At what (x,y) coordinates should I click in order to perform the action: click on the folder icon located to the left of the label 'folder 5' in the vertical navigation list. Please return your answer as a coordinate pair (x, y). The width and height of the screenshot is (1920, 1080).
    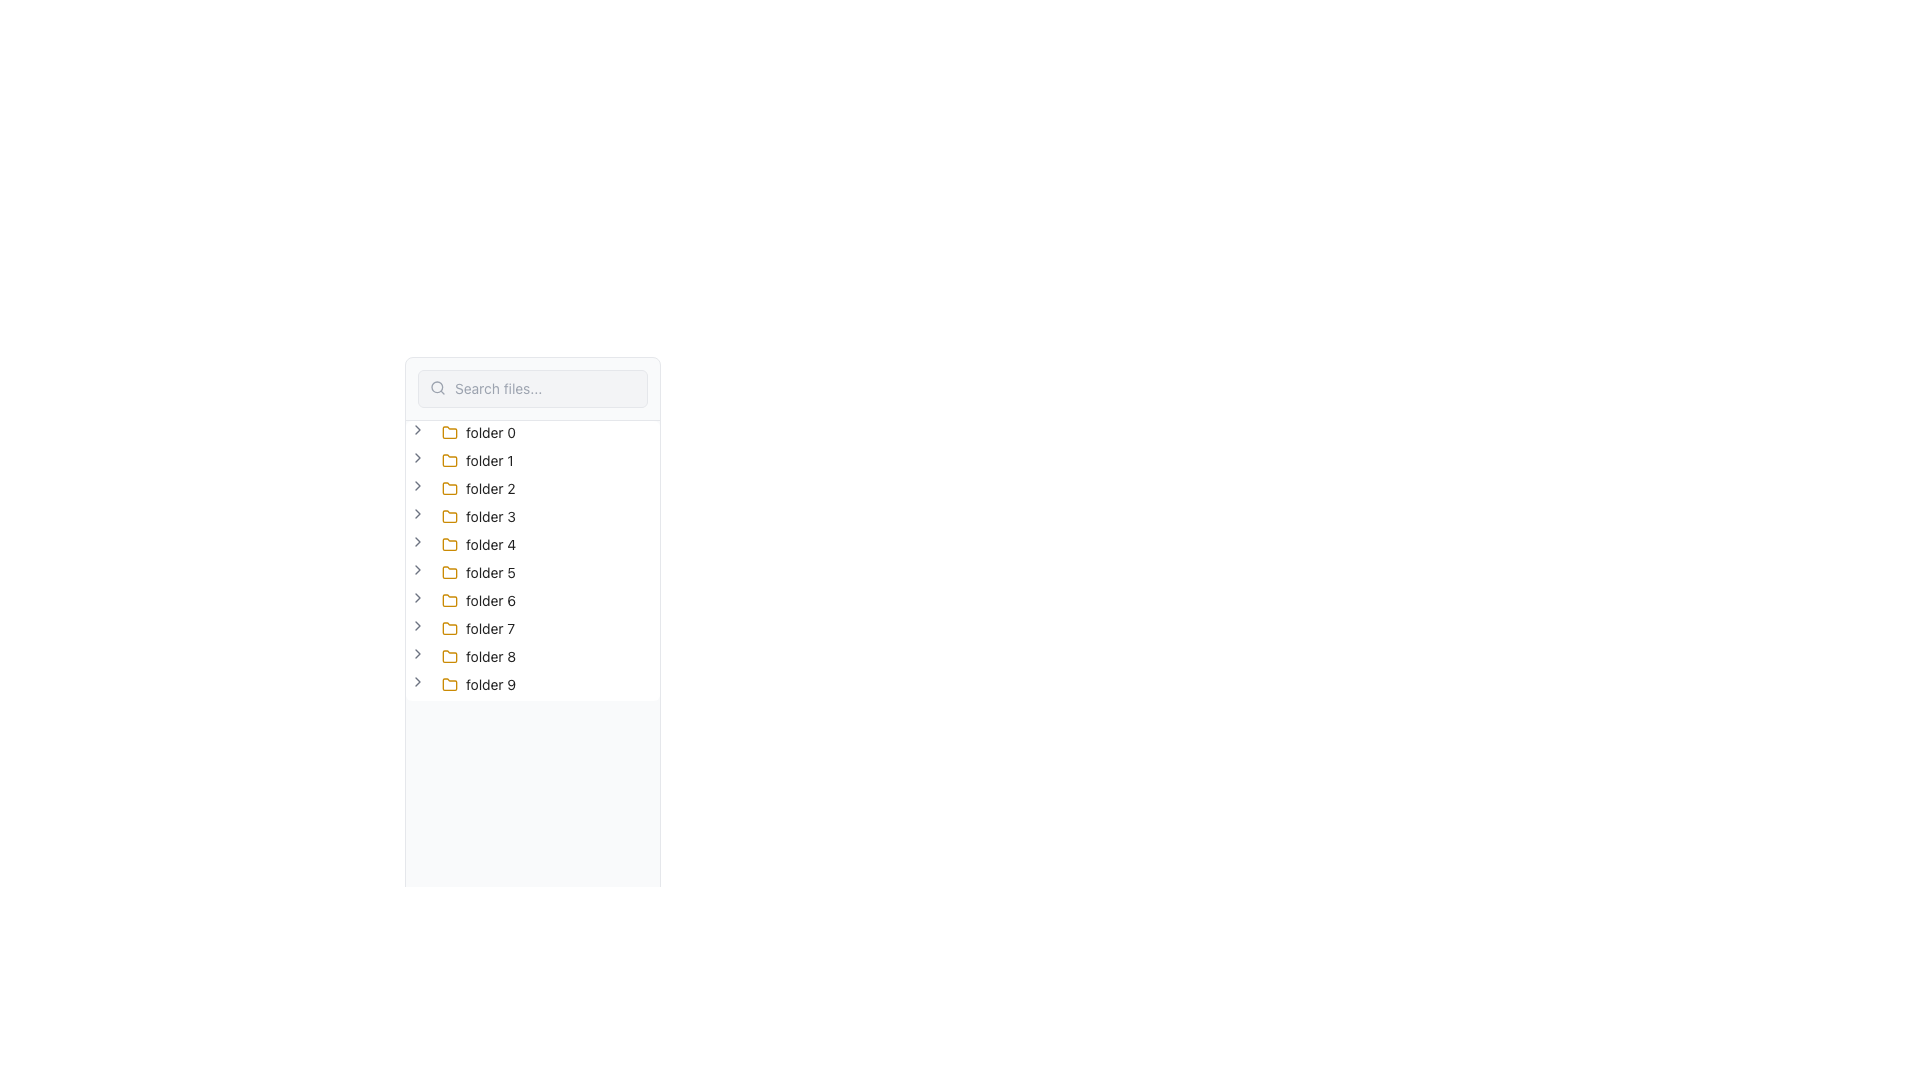
    Looking at the image, I should click on (449, 573).